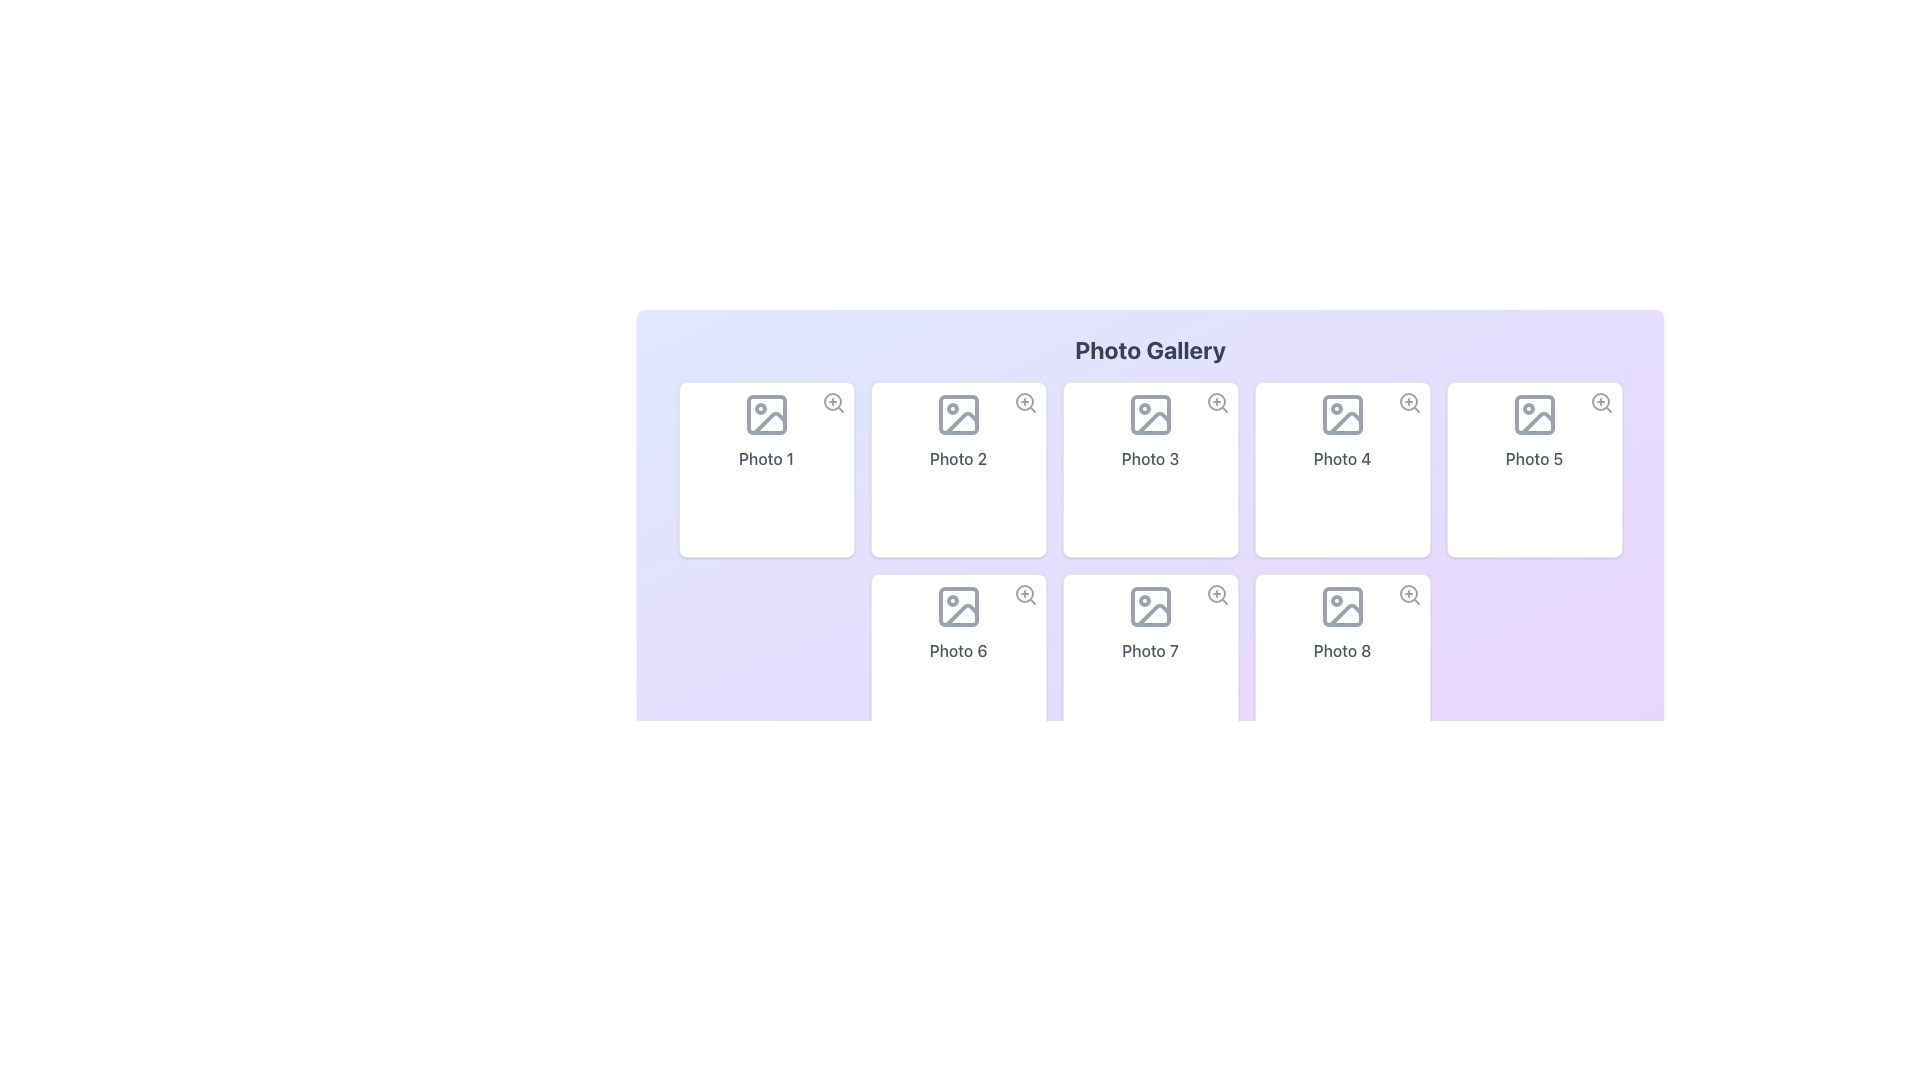 This screenshot has width=1920, height=1080. I want to click on the text label displaying 'Photo 1', which is located at the bottom of the first photo card in the gallery interface, so click(765, 459).